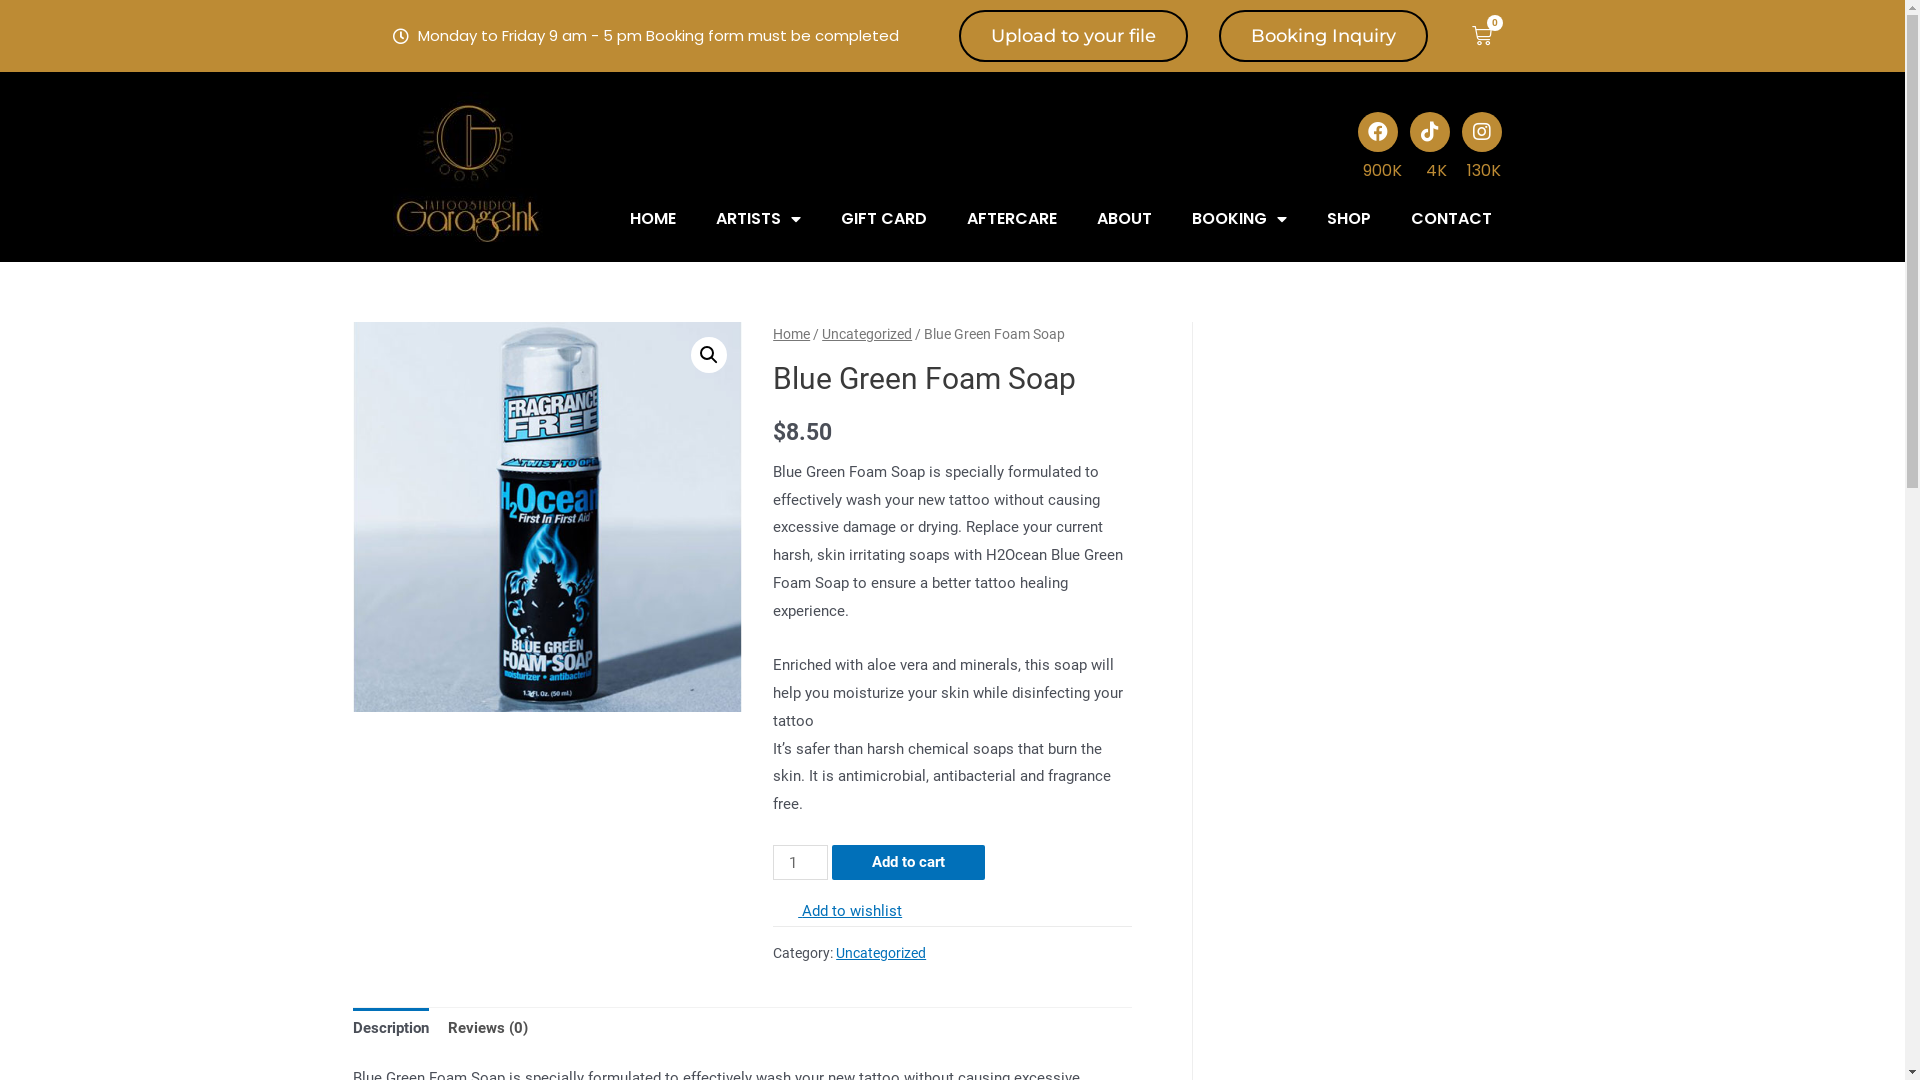 The width and height of the screenshot is (1920, 1080). Describe the element at coordinates (389, 1029) in the screenshot. I see `'Description'` at that location.